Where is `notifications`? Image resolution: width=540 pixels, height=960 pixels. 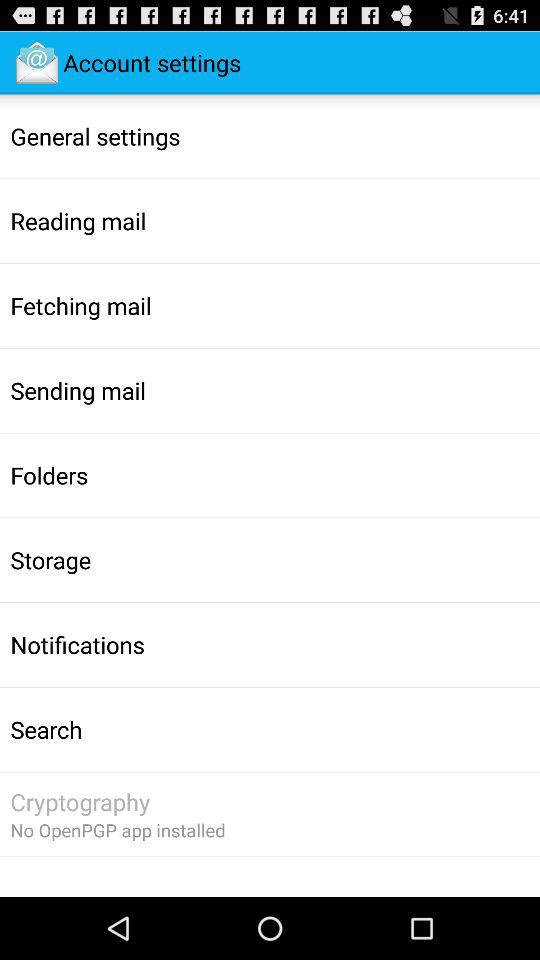 notifications is located at coordinates (76, 643).